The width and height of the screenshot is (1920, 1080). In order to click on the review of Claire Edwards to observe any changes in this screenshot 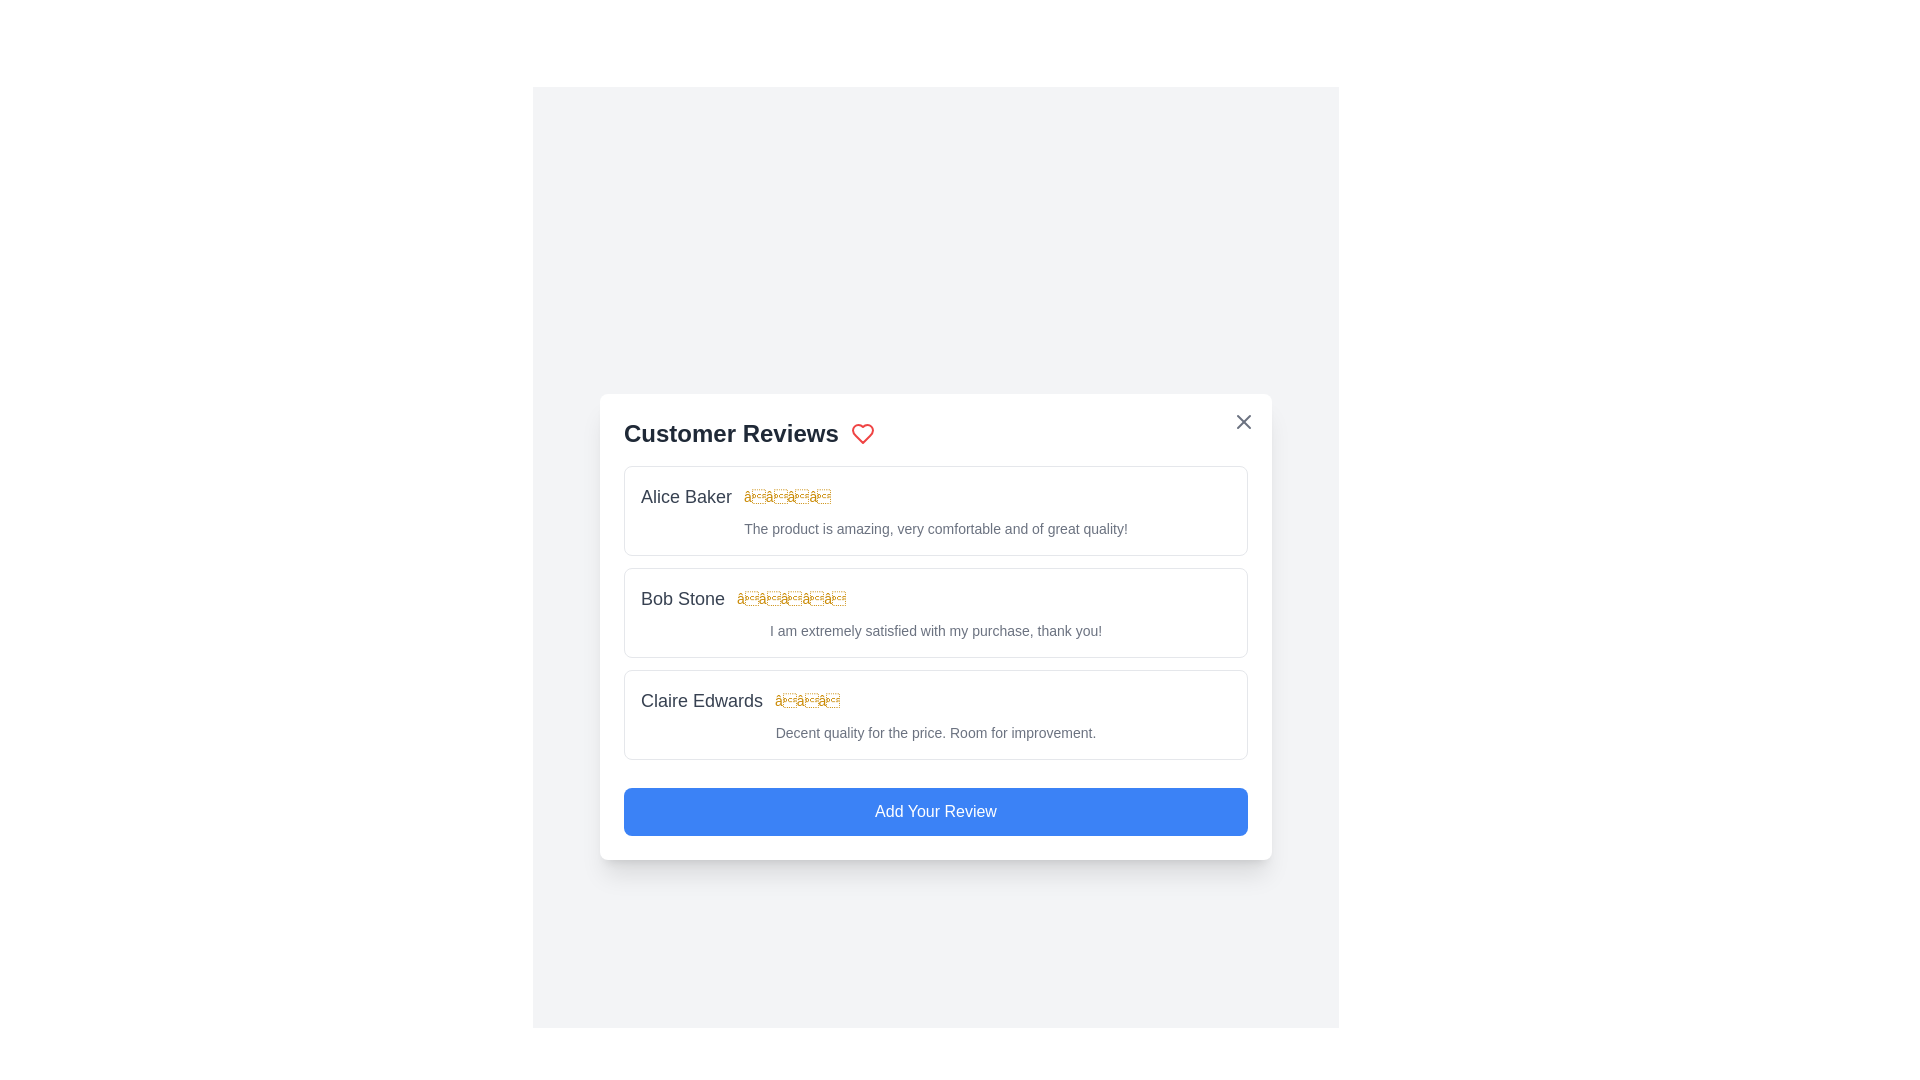, I will do `click(935, 713)`.